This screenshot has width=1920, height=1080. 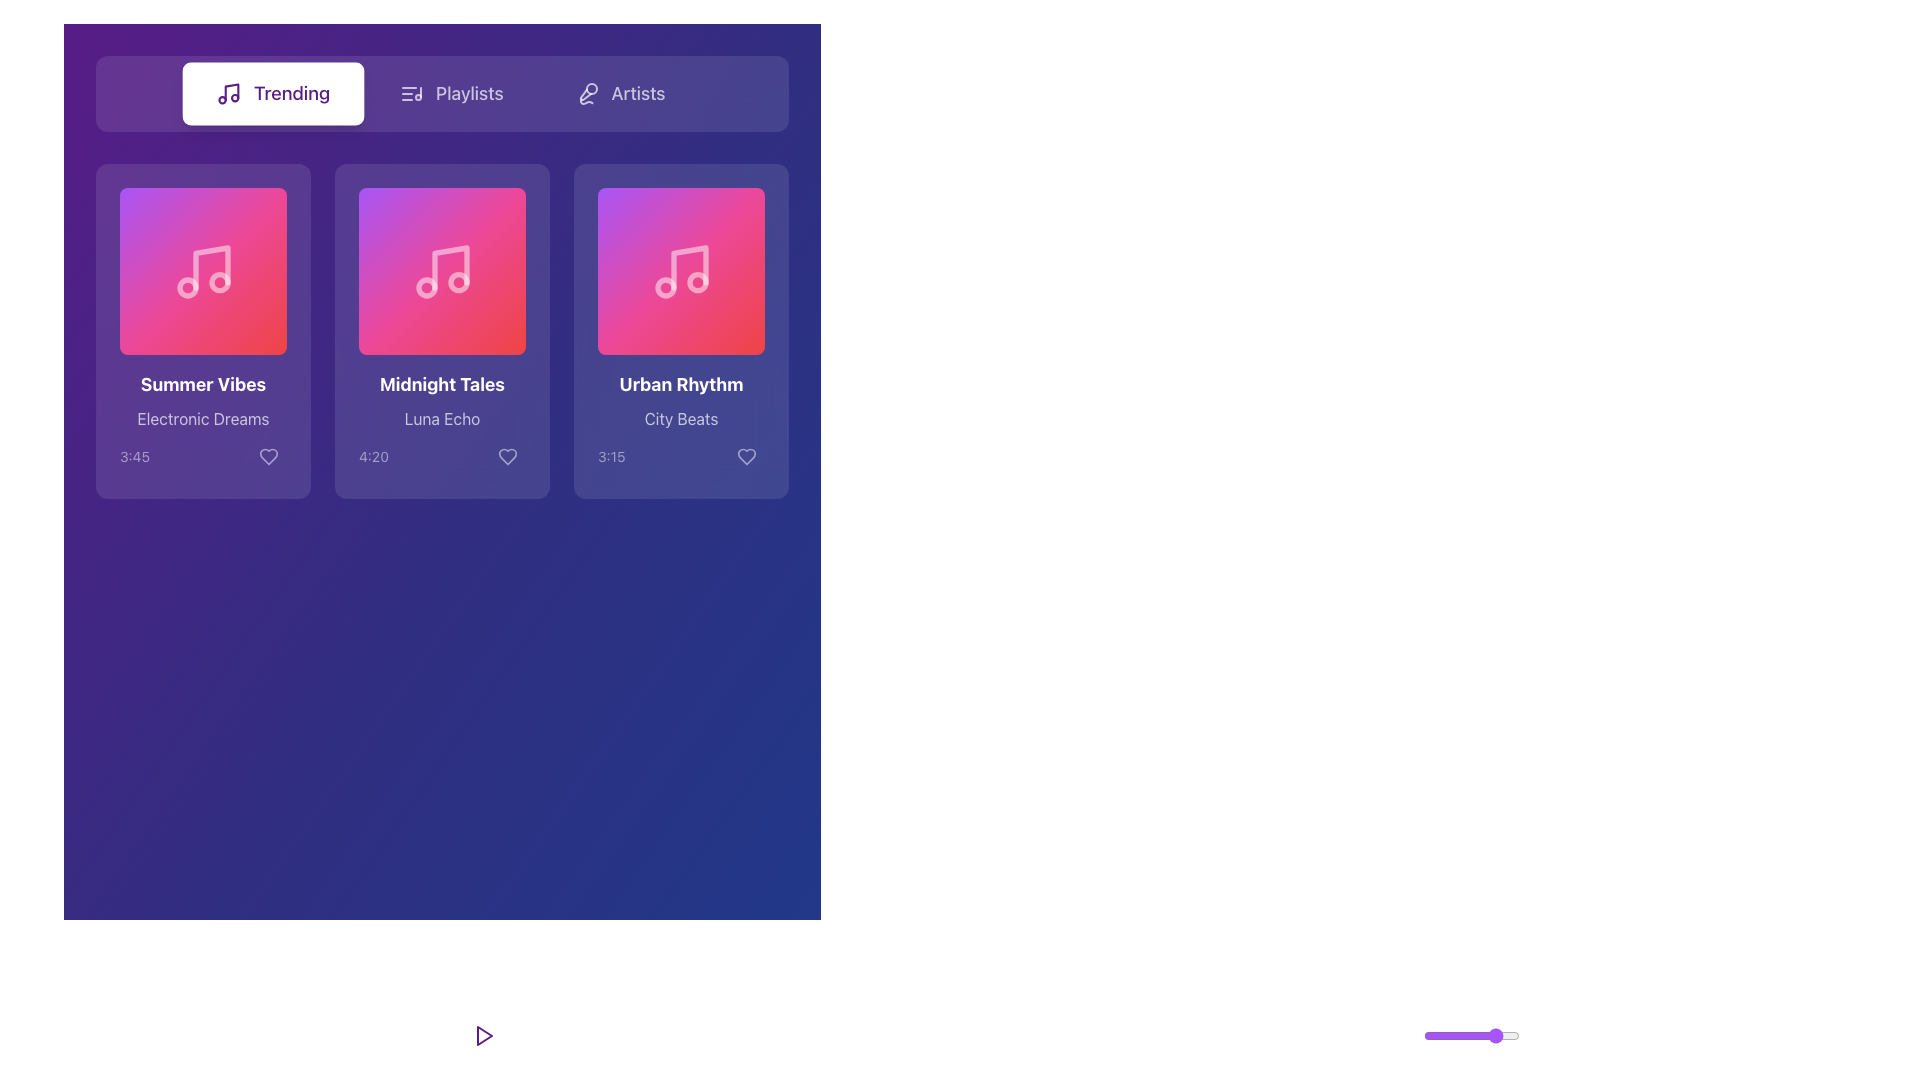 What do you see at coordinates (484, 1035) in the screenshot?
I see `the play/pause button located at the center of the horizontal row of audio controls, situated between the skip back and skip forward buttons` at bounding box center [484, 1035].